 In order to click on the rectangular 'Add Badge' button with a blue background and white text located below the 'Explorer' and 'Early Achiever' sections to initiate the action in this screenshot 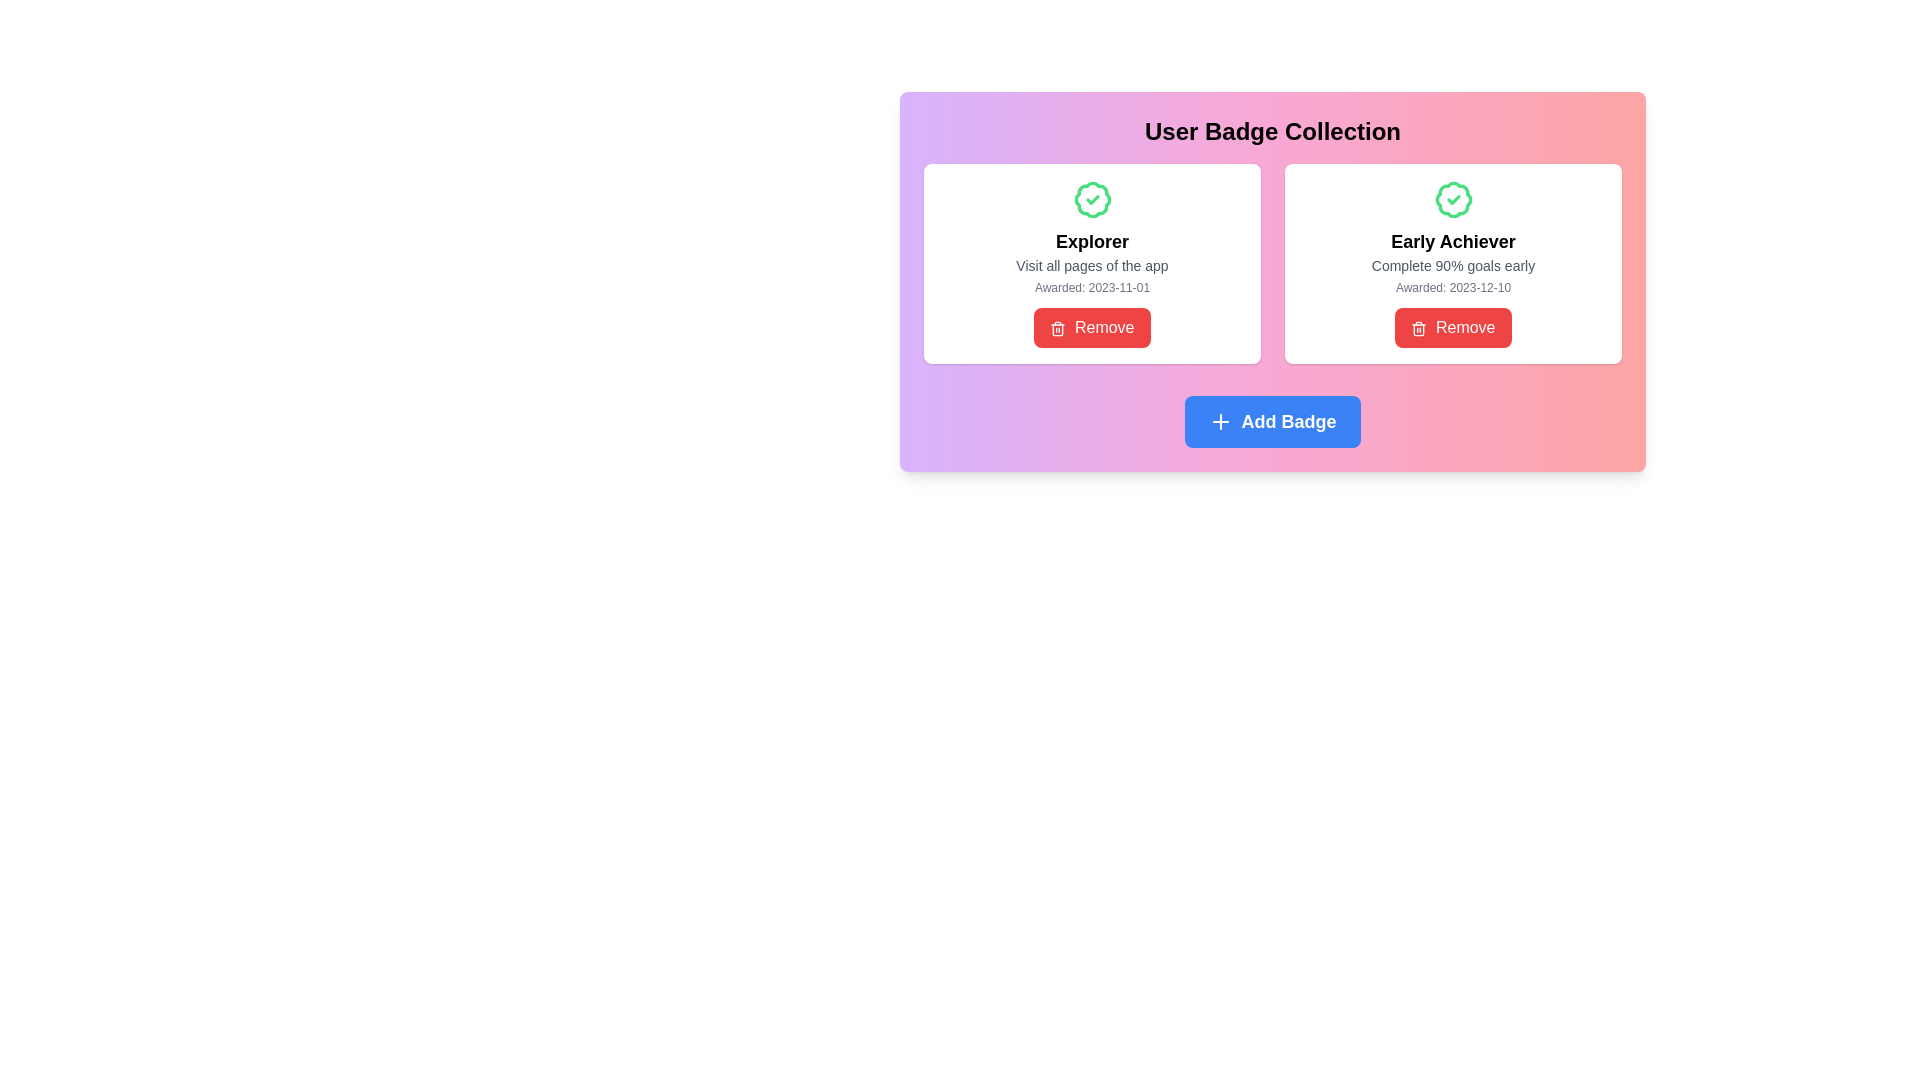, I will do `click(1271, 420)`.